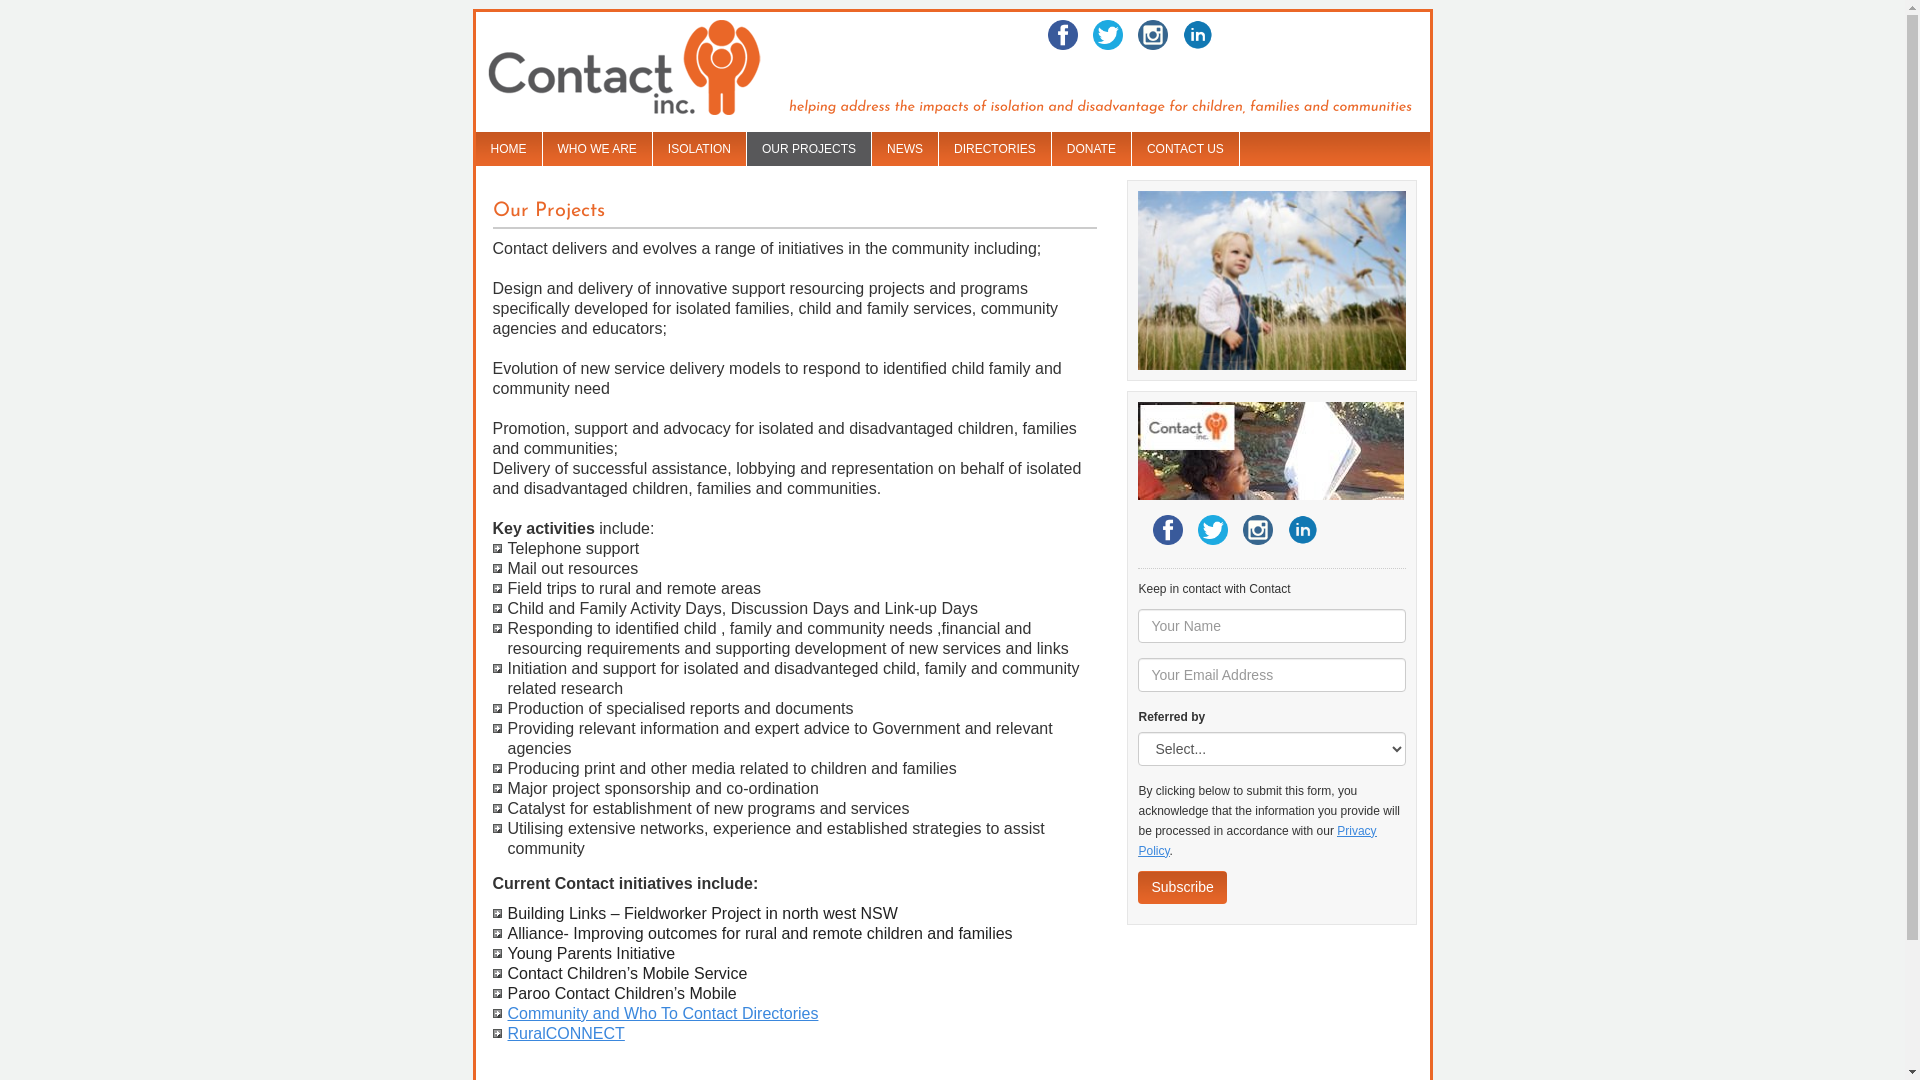  Describe the element at coordinates (699, 148) in the screenshot. I see `'ISOLATION'` at that location.